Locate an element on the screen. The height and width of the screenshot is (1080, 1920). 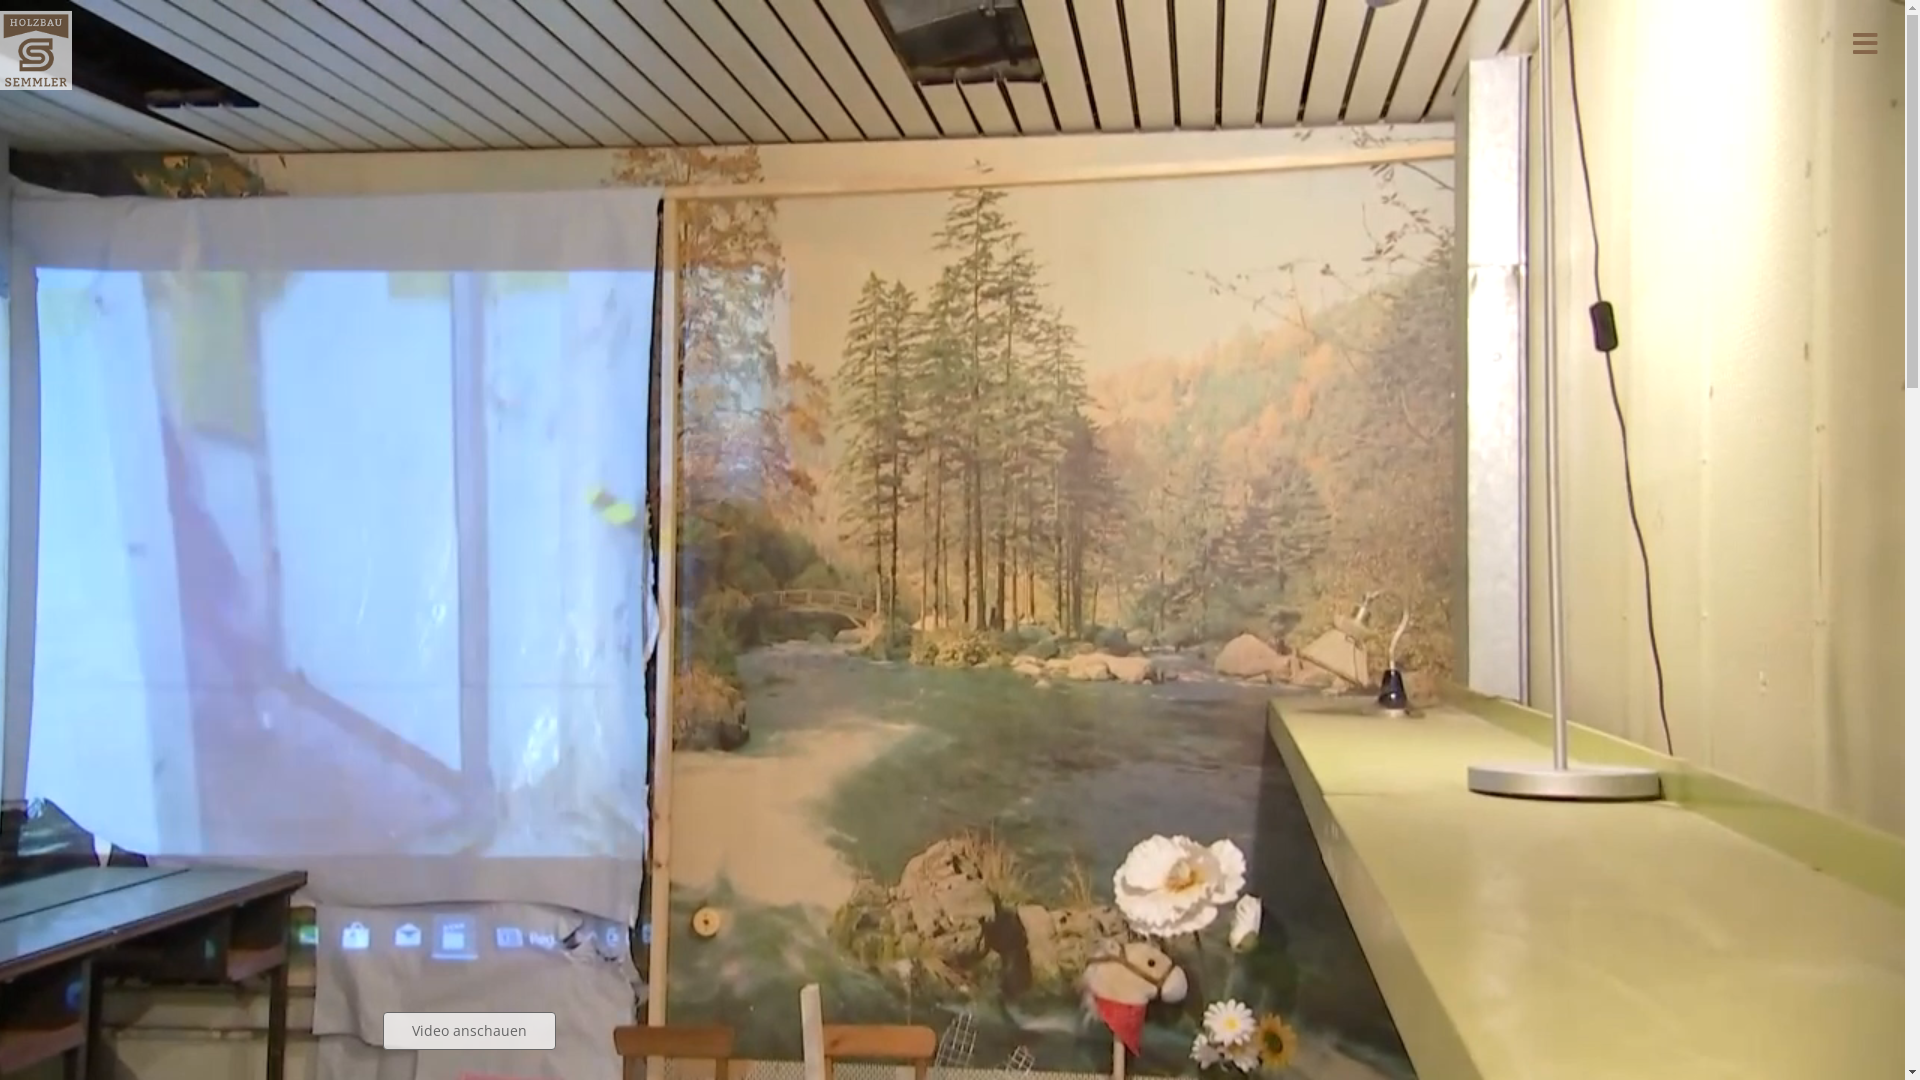
'Menu' is located at coordinates (1824, 43).